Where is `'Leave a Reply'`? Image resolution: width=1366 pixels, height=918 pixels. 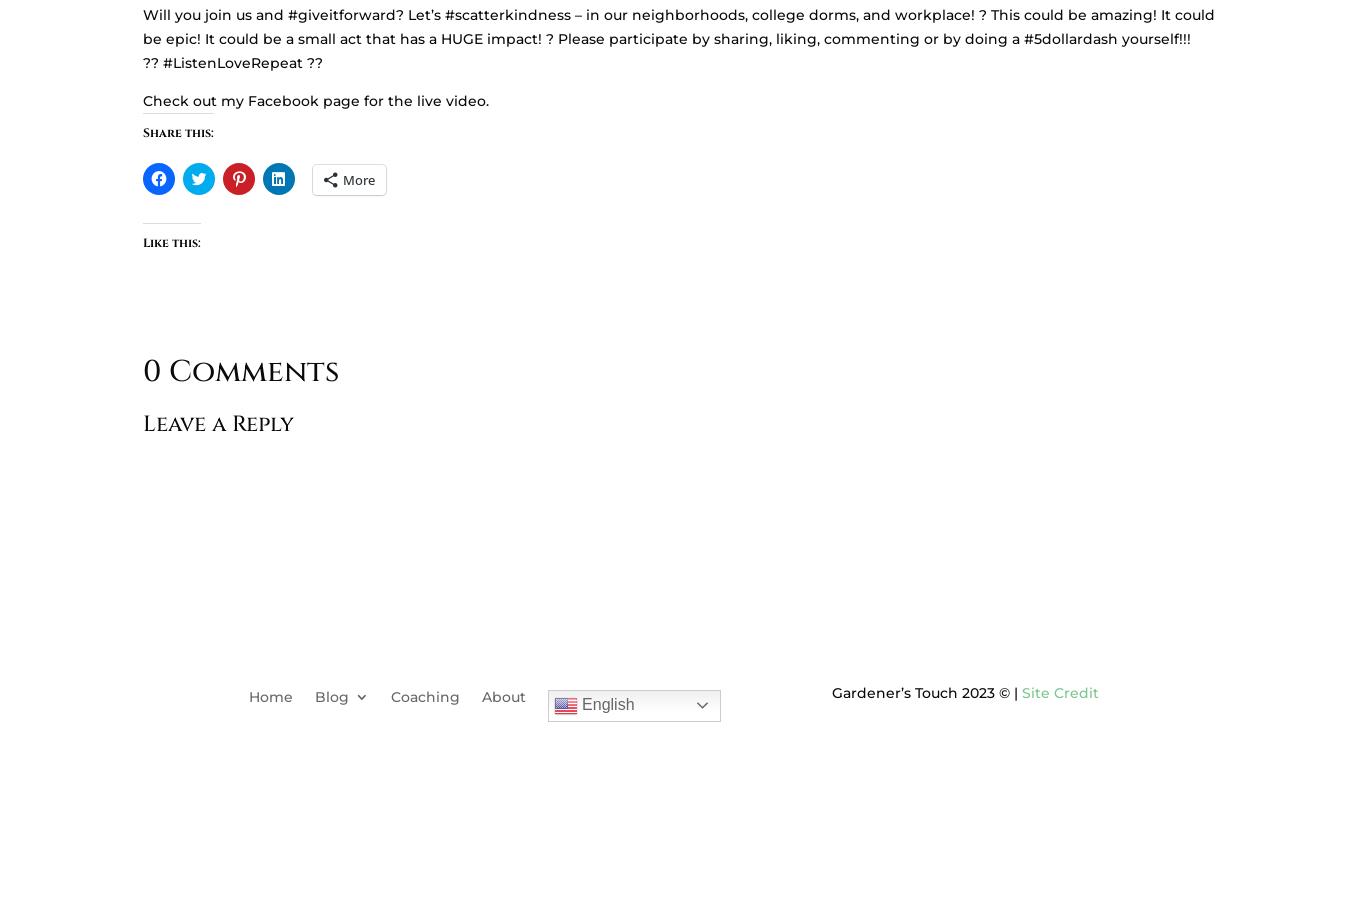
'Leave a Reply' is located at coordinates (217, 422).